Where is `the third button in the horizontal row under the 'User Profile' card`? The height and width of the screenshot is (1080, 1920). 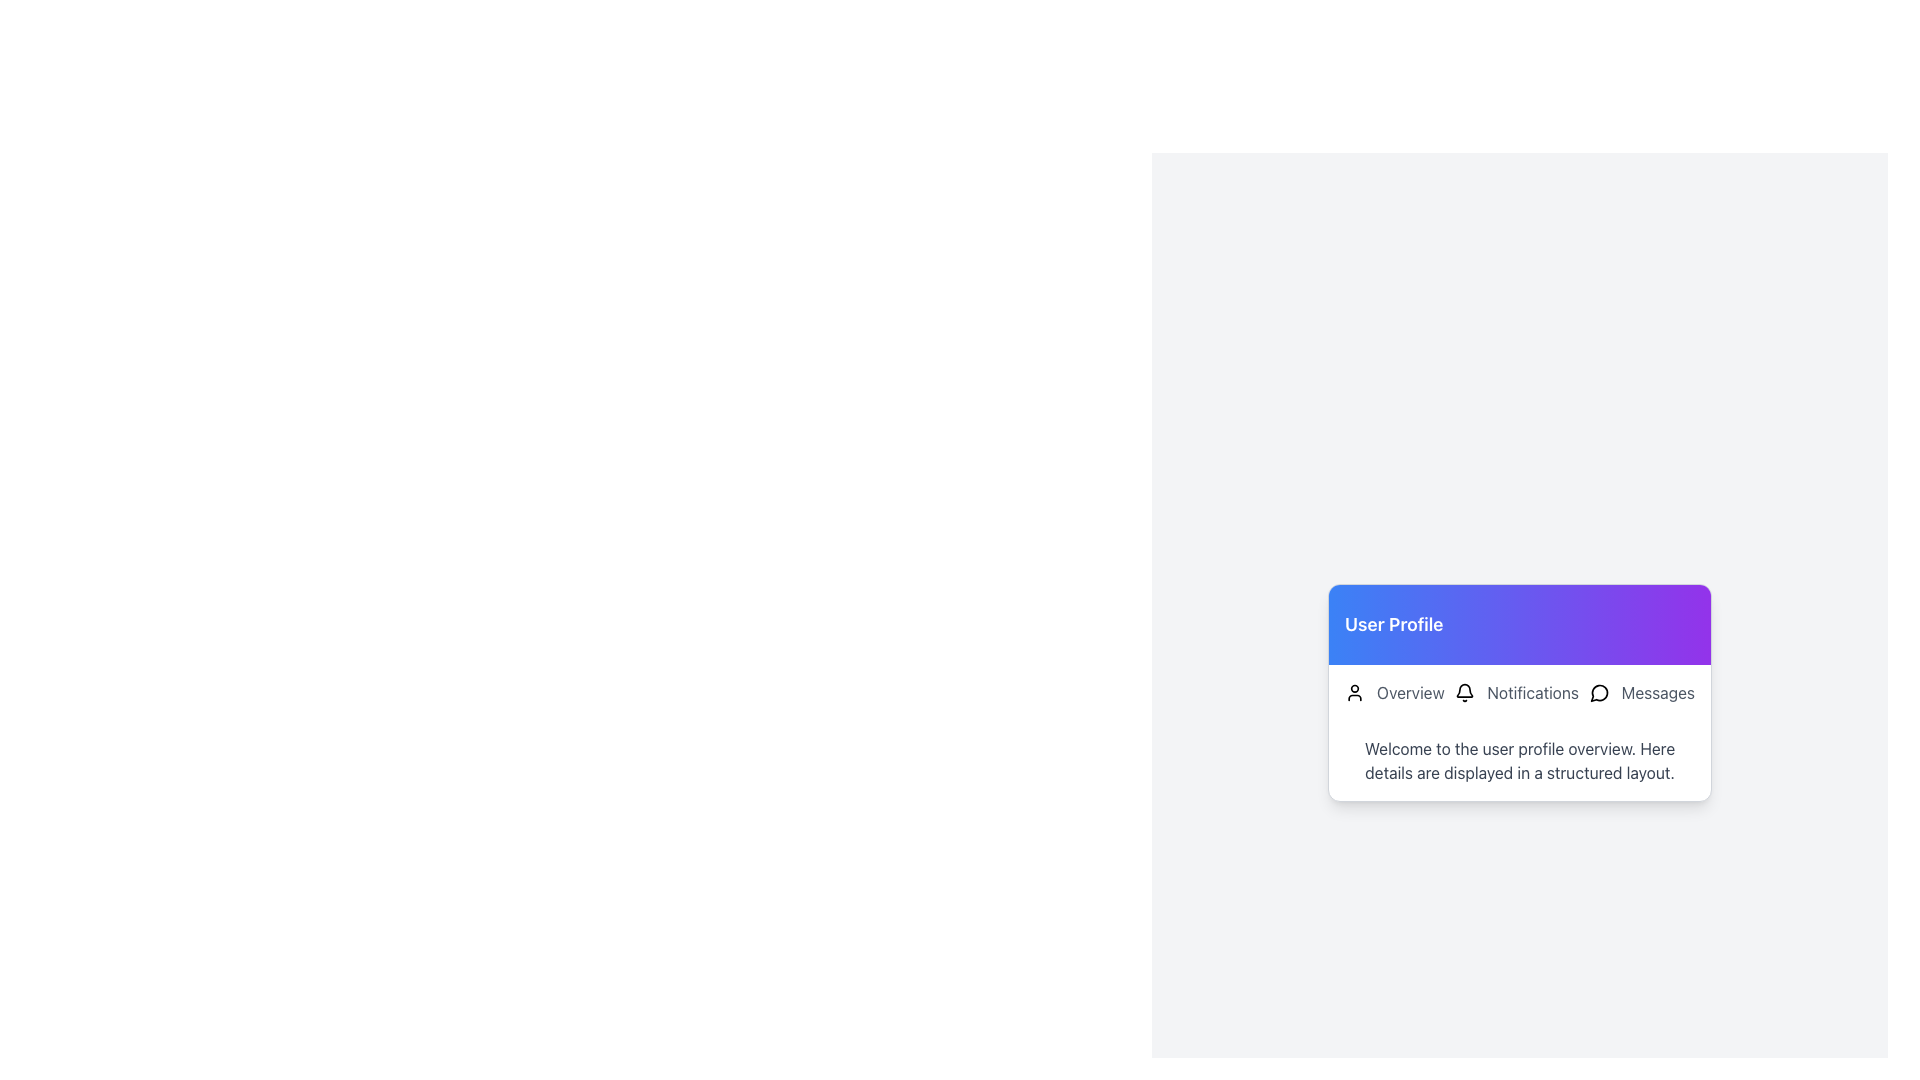
the third button in the horizontal row under the 'User Profile' card is located at coordinates (1642, 692).